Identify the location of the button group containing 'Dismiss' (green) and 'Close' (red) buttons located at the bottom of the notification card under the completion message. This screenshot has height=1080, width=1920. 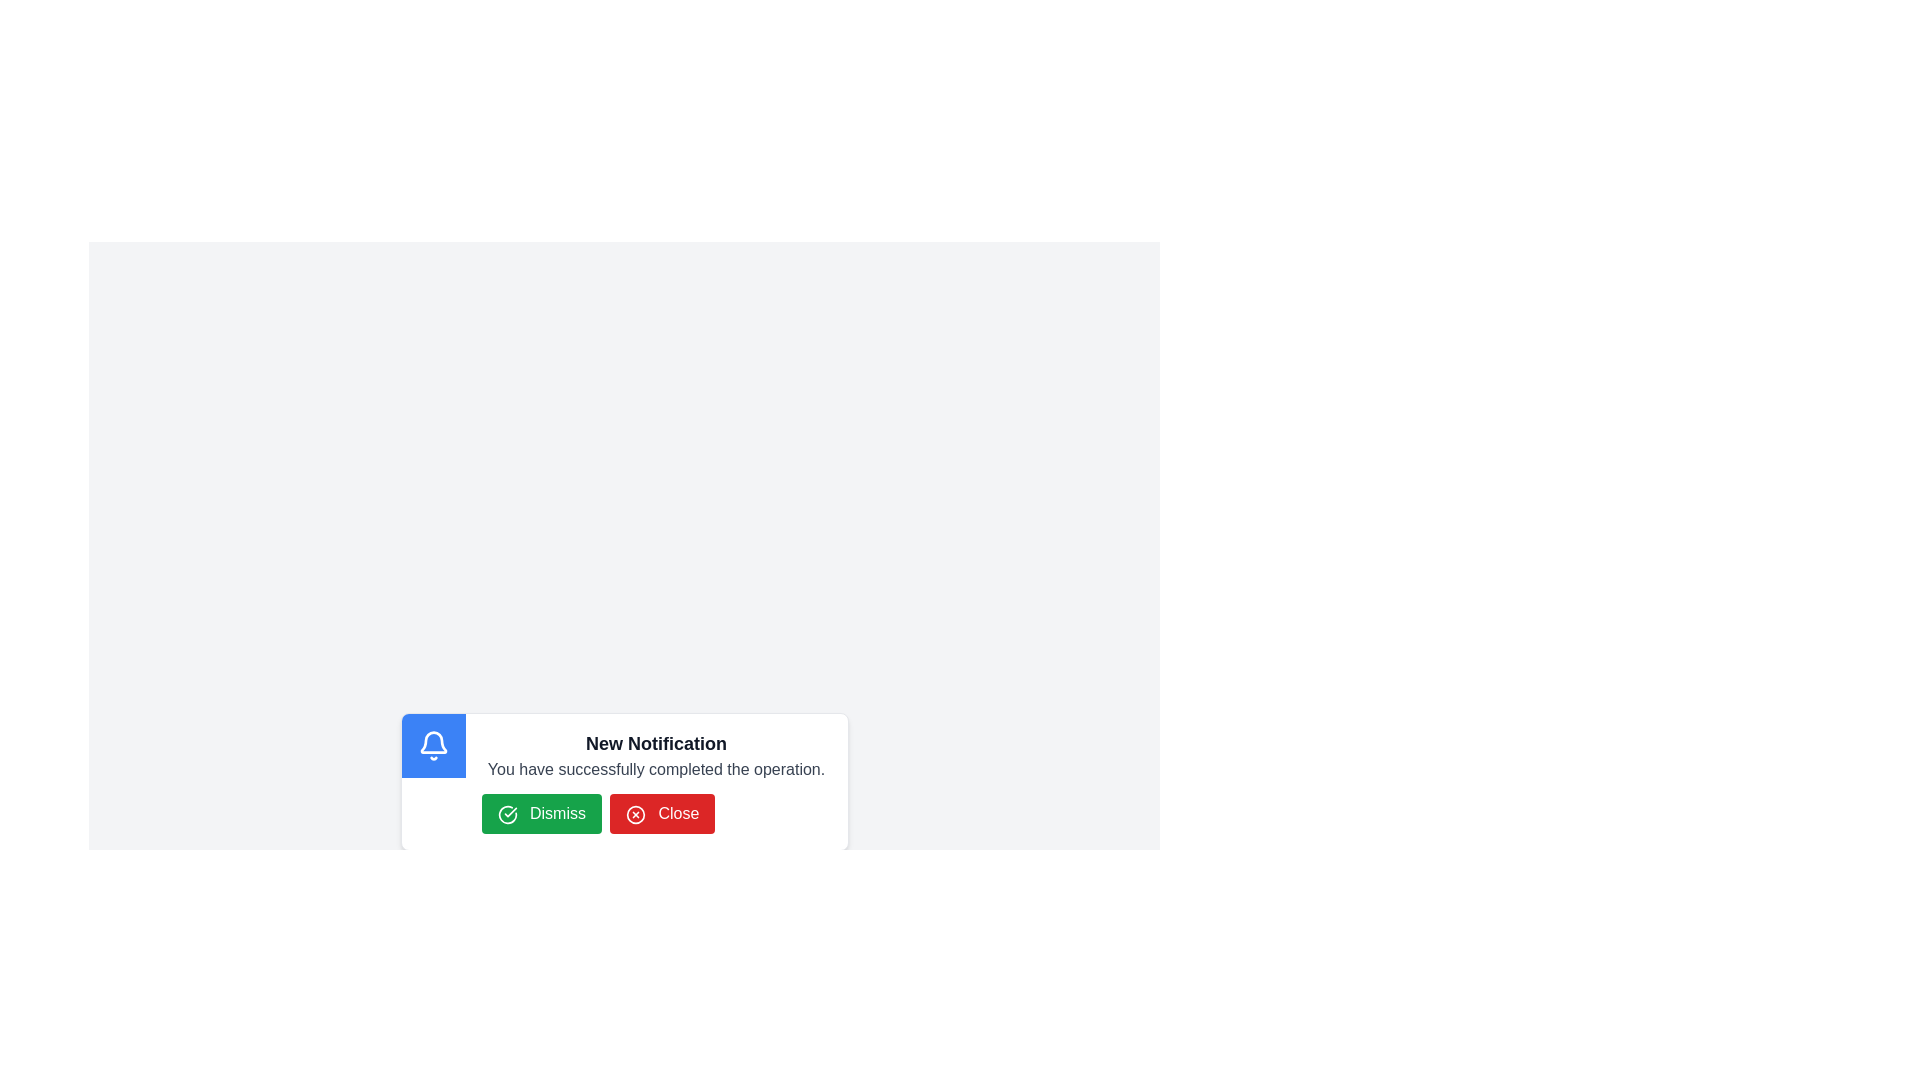
(656, 813).